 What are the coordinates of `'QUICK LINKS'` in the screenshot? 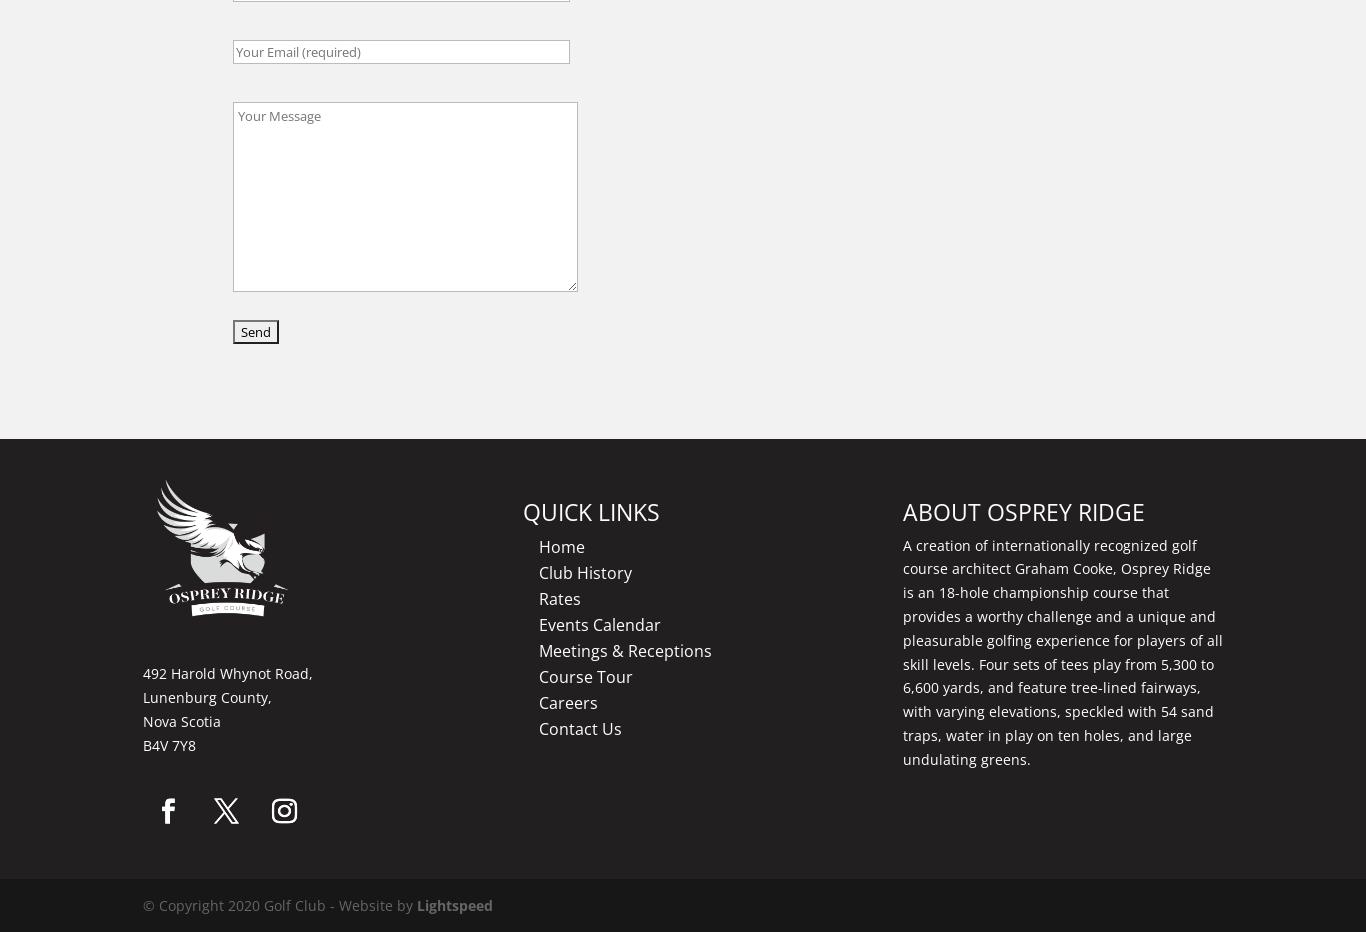 It's located at (589, 510).